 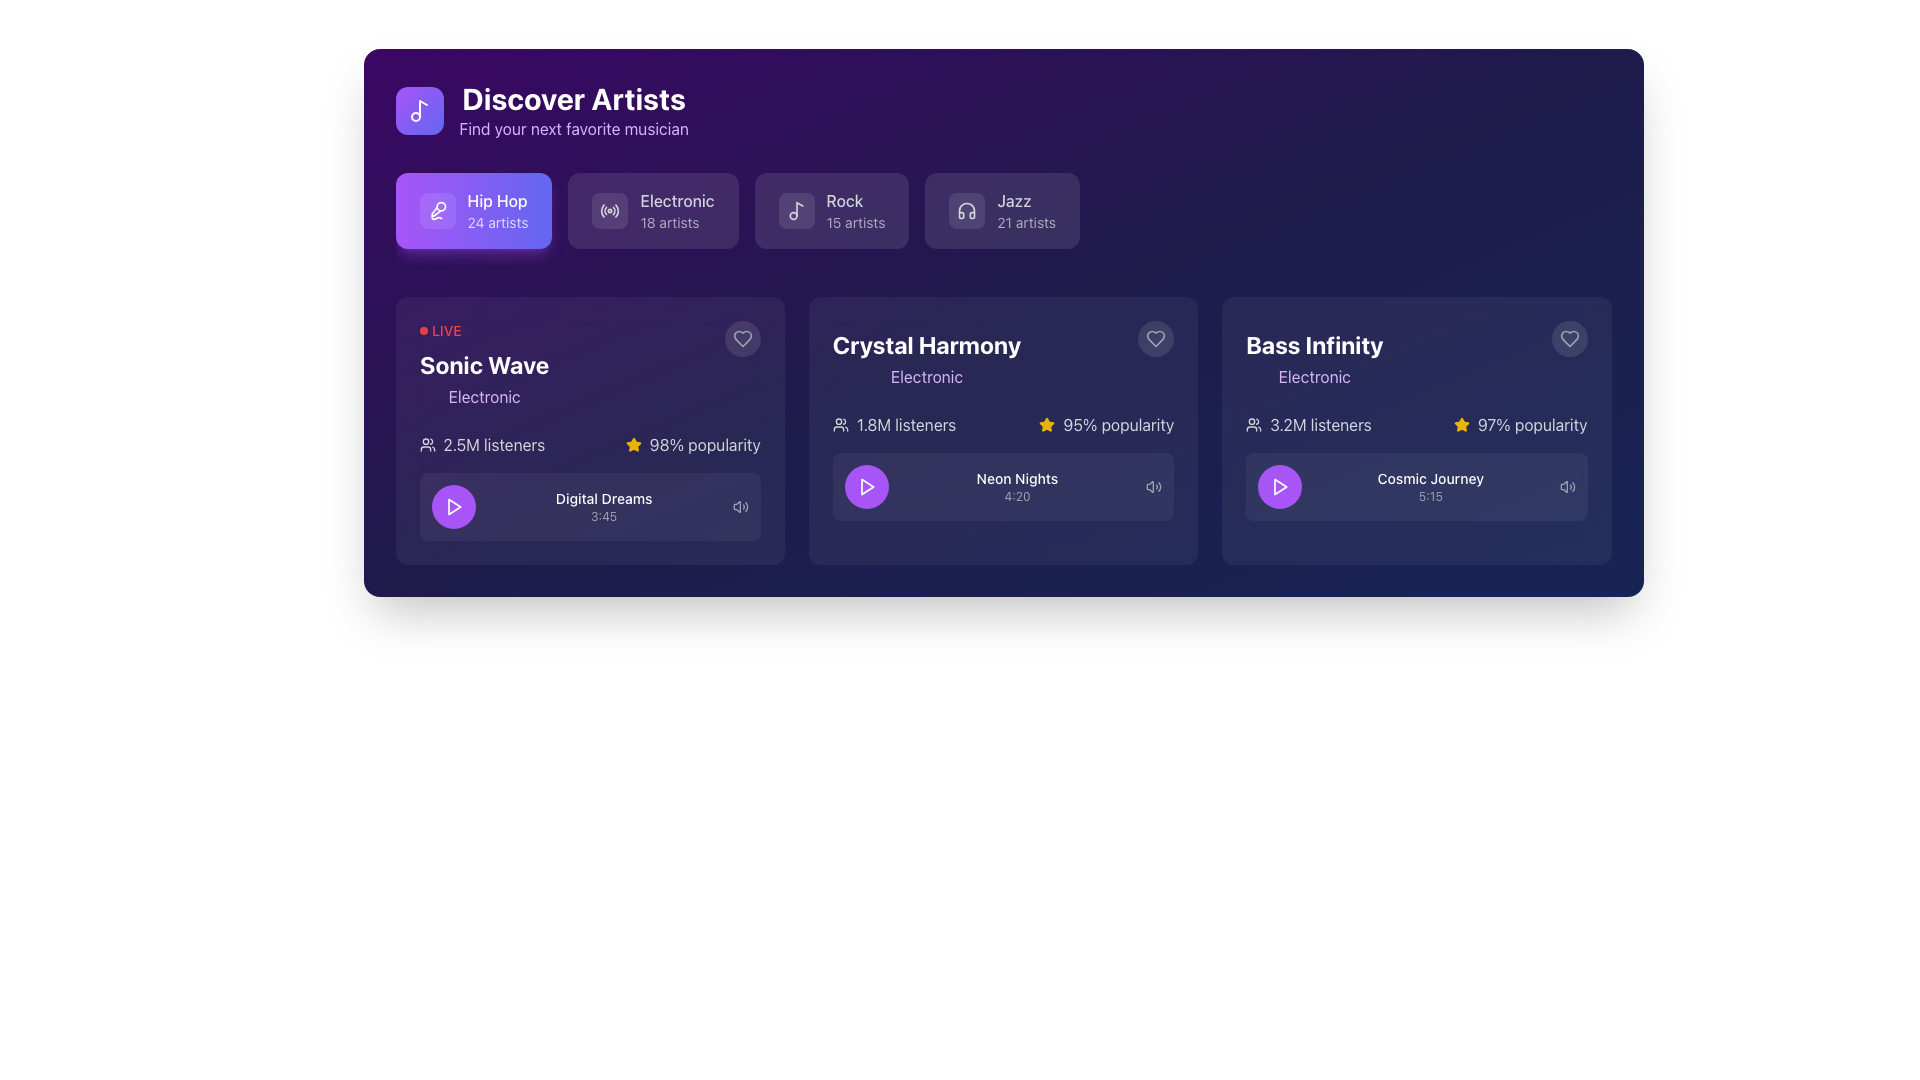 I want to click on the circular category selection icon resembling a signal or broadcast symbol, located in the second tab under 'Discover Artists', between the 'Hip Hop' and 'Rock' tabs for keyboard navigation, so click(x=609, y=211).